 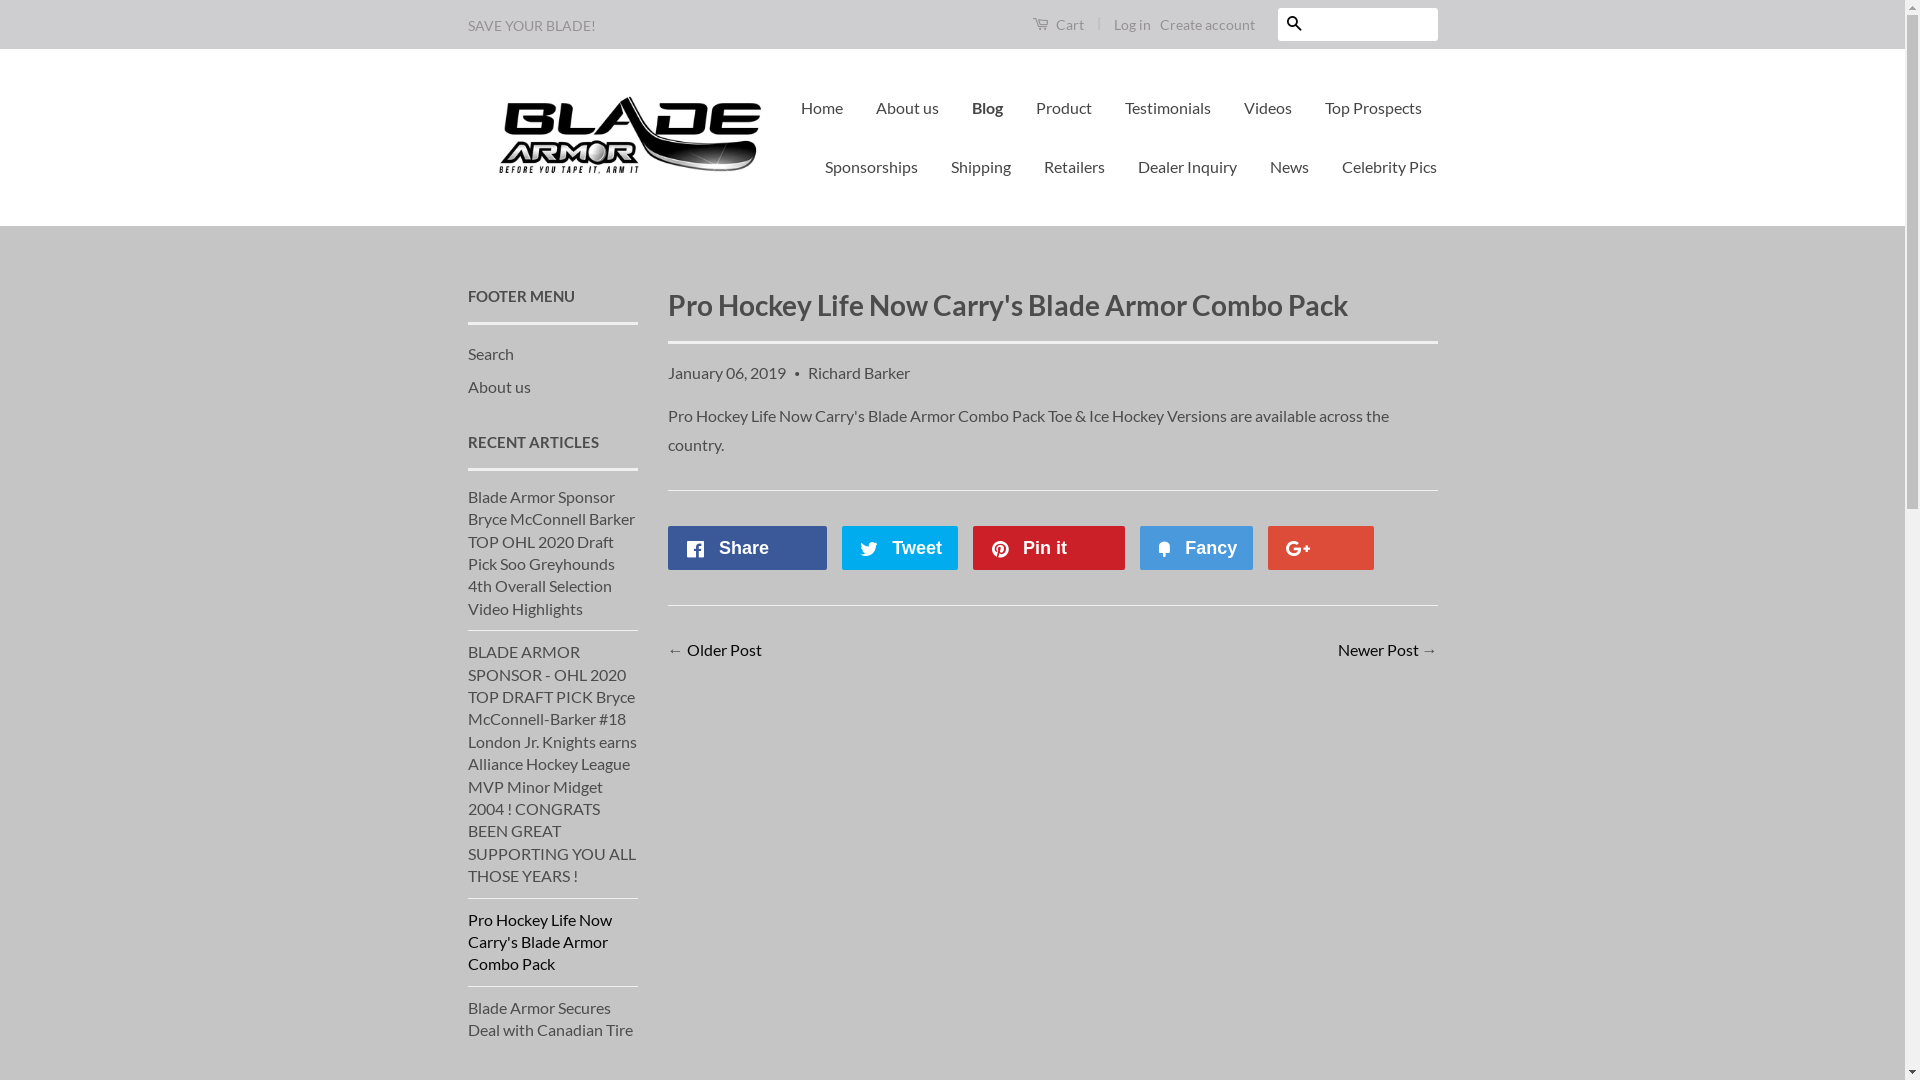 What do you see at coordinates (686, 649) in the screenshot?
I see `'Older Post'` at bounding box center [686, 649].